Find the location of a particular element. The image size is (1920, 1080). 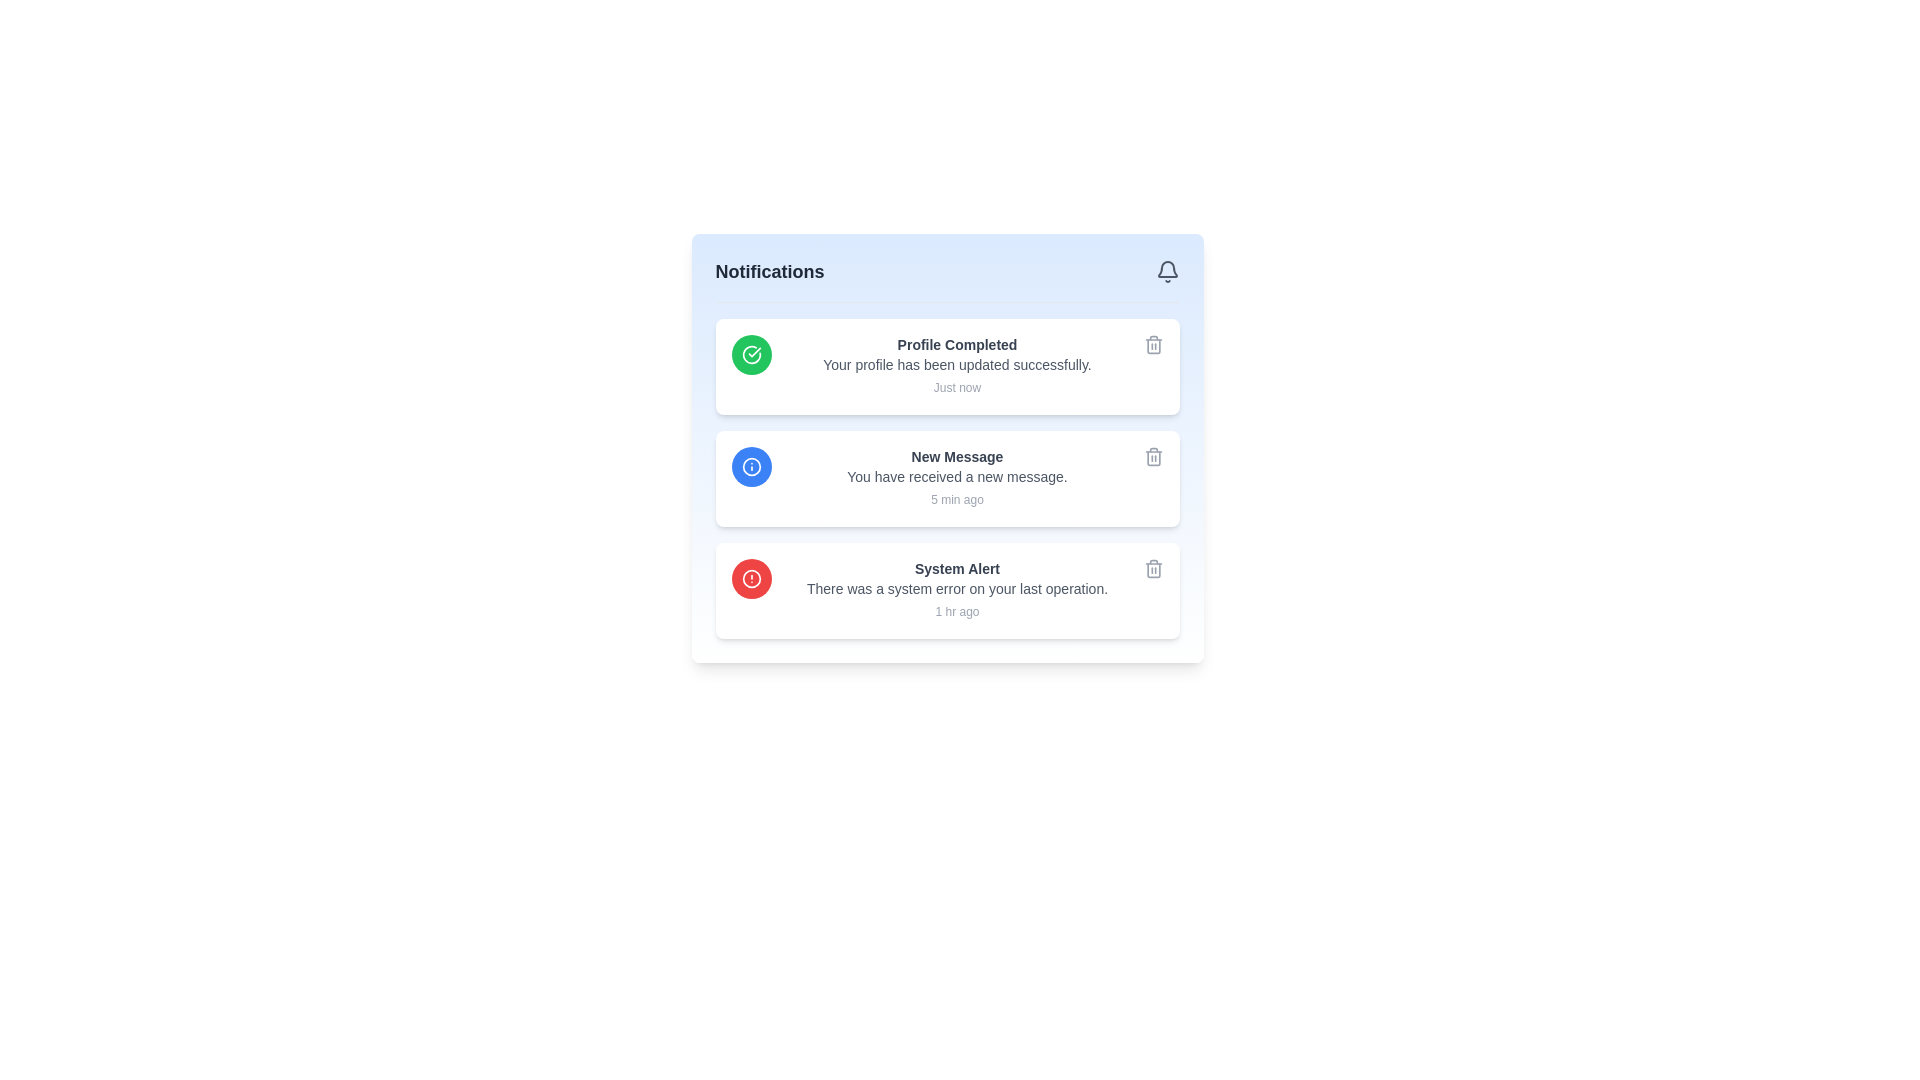

the bell-shaped icon located on the top-right side of the panel under the 'Notifications' header is located at coordinates (1167, 272).